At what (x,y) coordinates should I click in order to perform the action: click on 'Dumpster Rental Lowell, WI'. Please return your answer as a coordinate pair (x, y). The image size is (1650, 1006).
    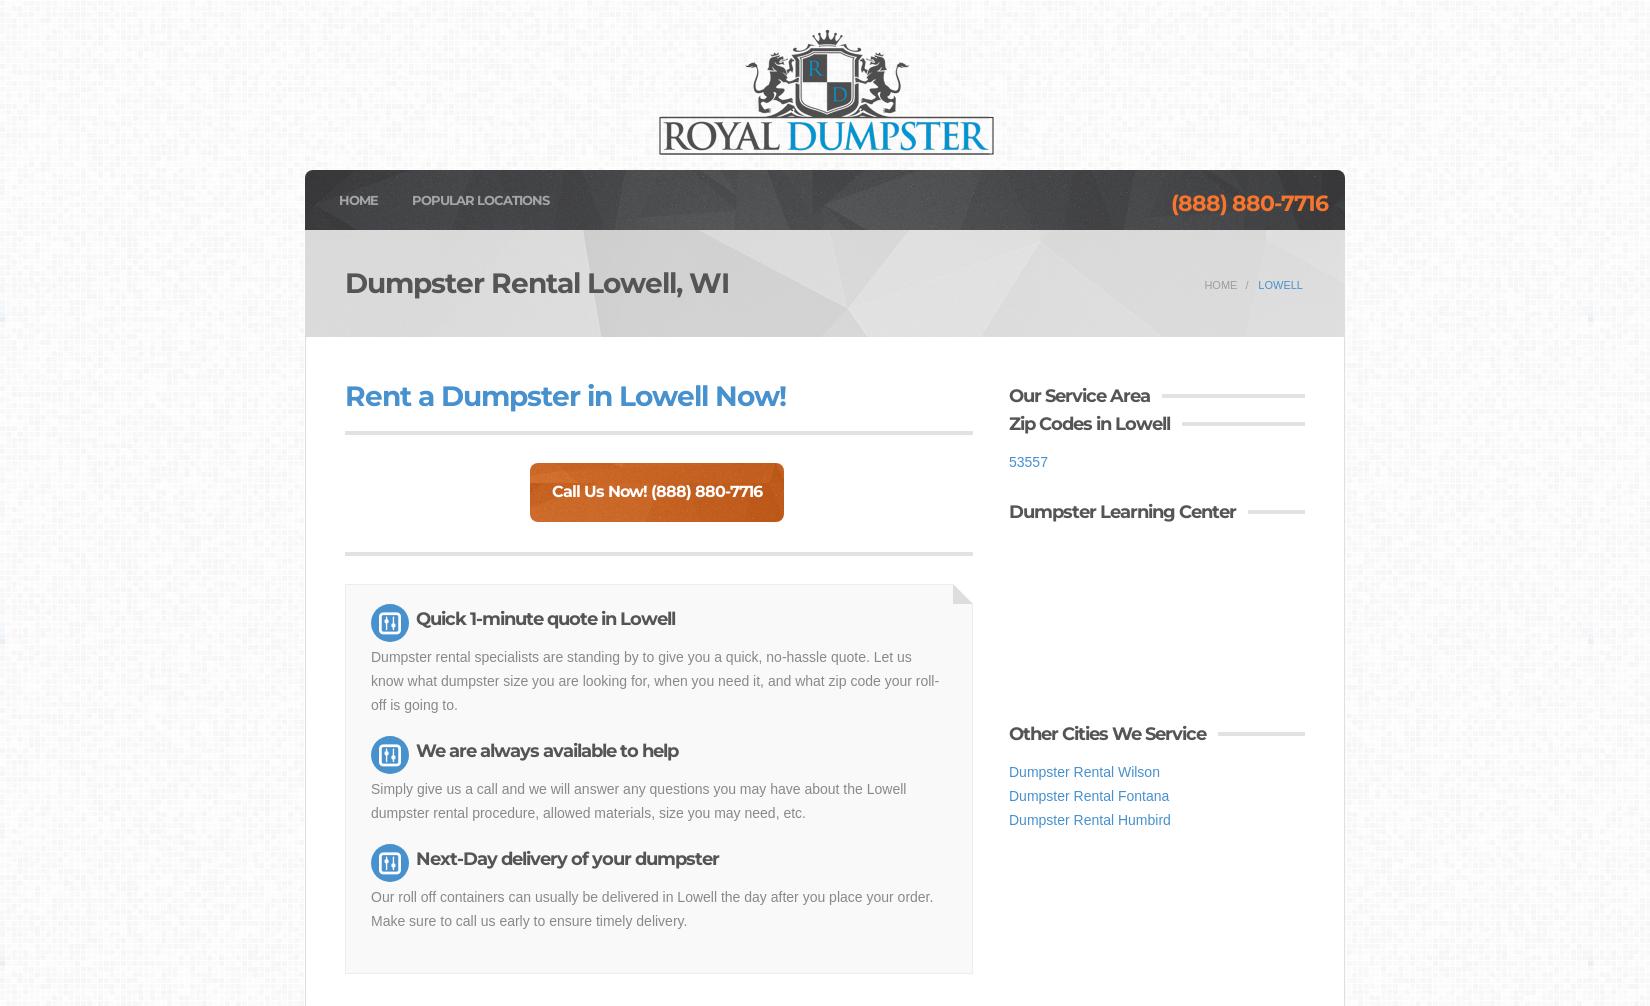
    Looking at the image, I should click on (536, 281).